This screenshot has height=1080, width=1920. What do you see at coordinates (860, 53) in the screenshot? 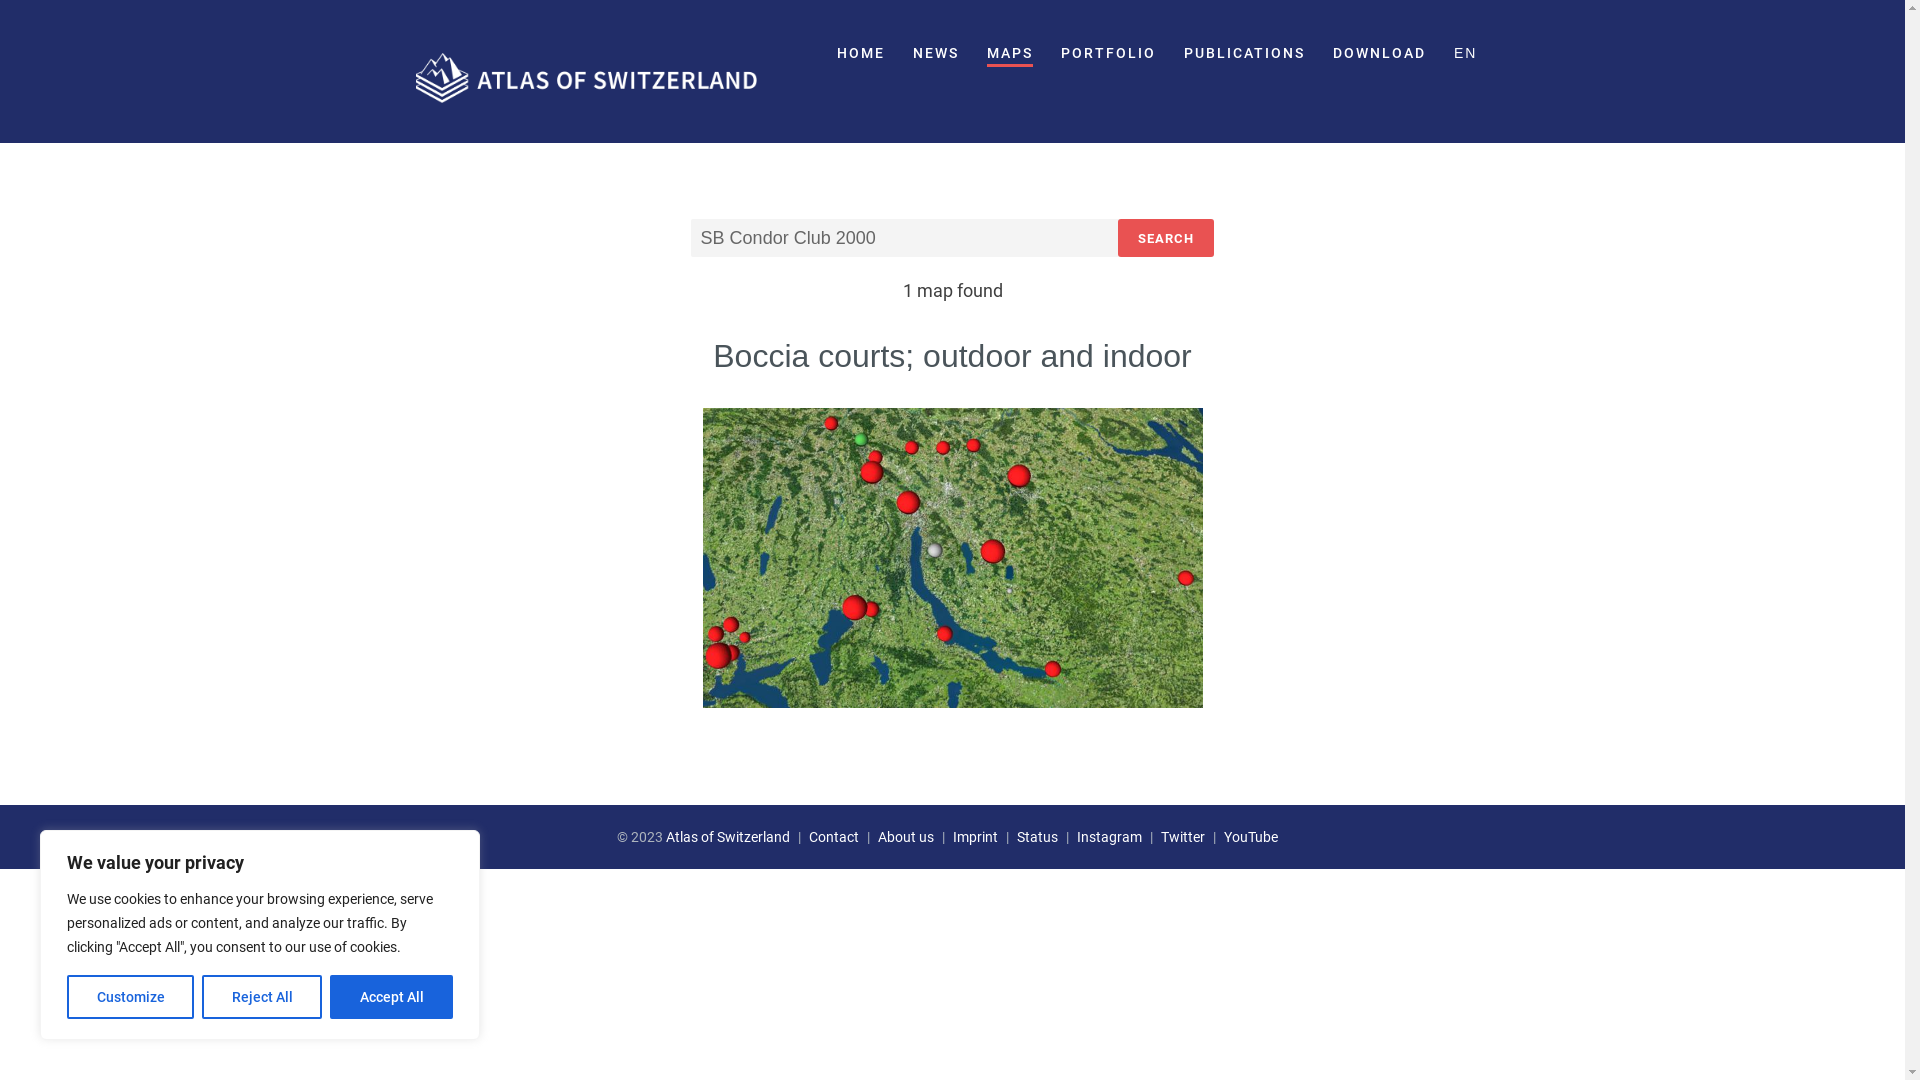
I see `'HOME'` at bounding box center [860, 53].